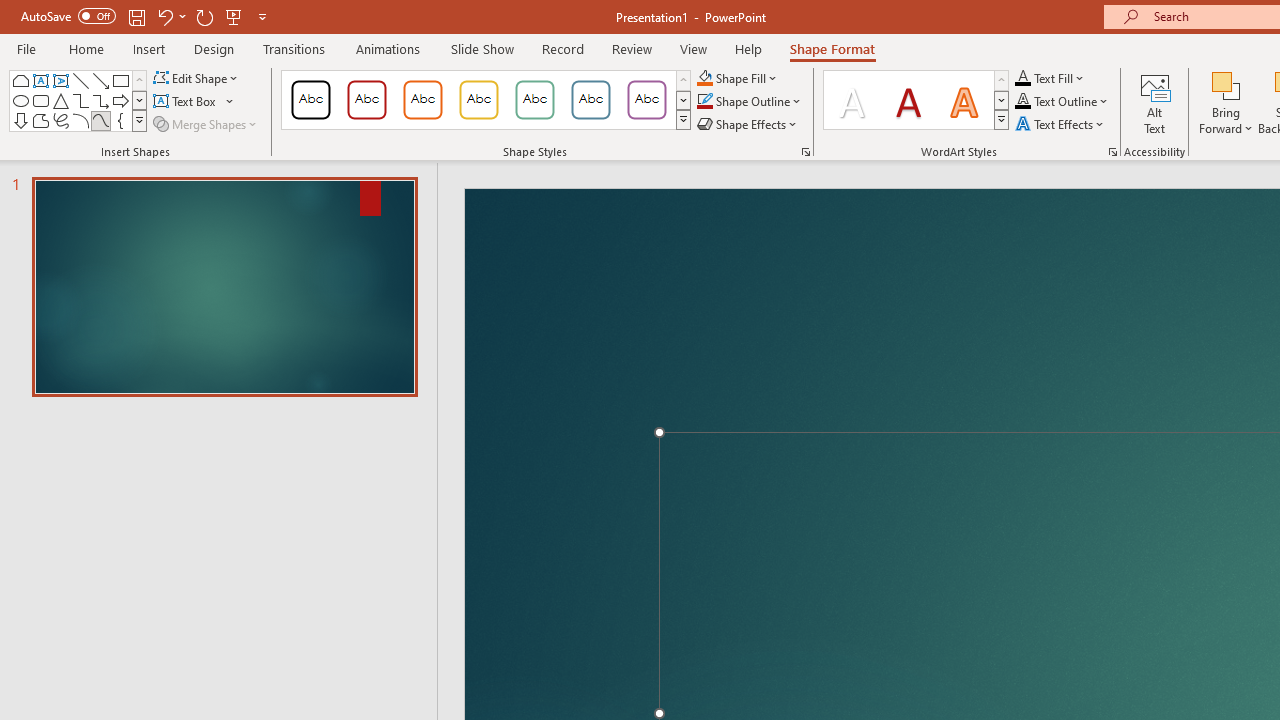  I want to click on 'Row Down', so click(1001, 100).